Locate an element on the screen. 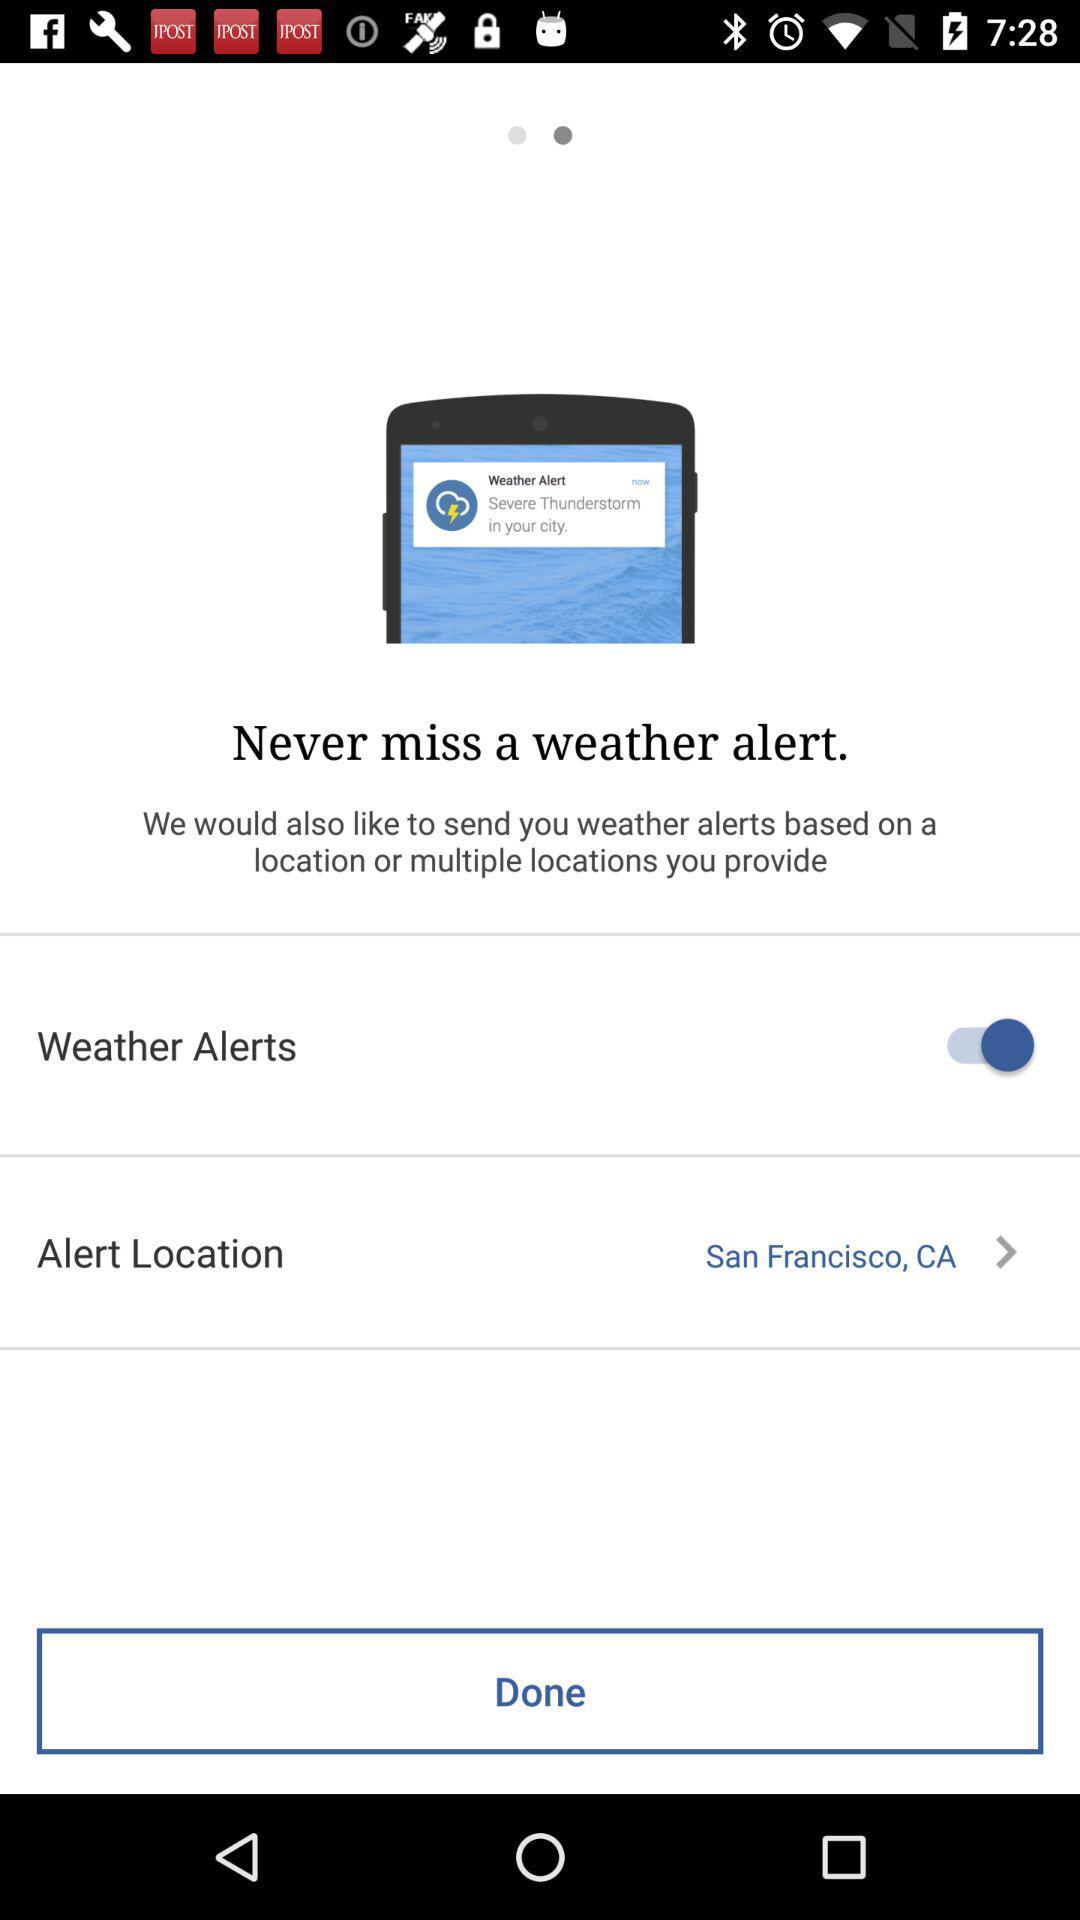 Image resolution: width=1080 pixels, height=1920 pixels. done is located at coordinates (540, 1690).